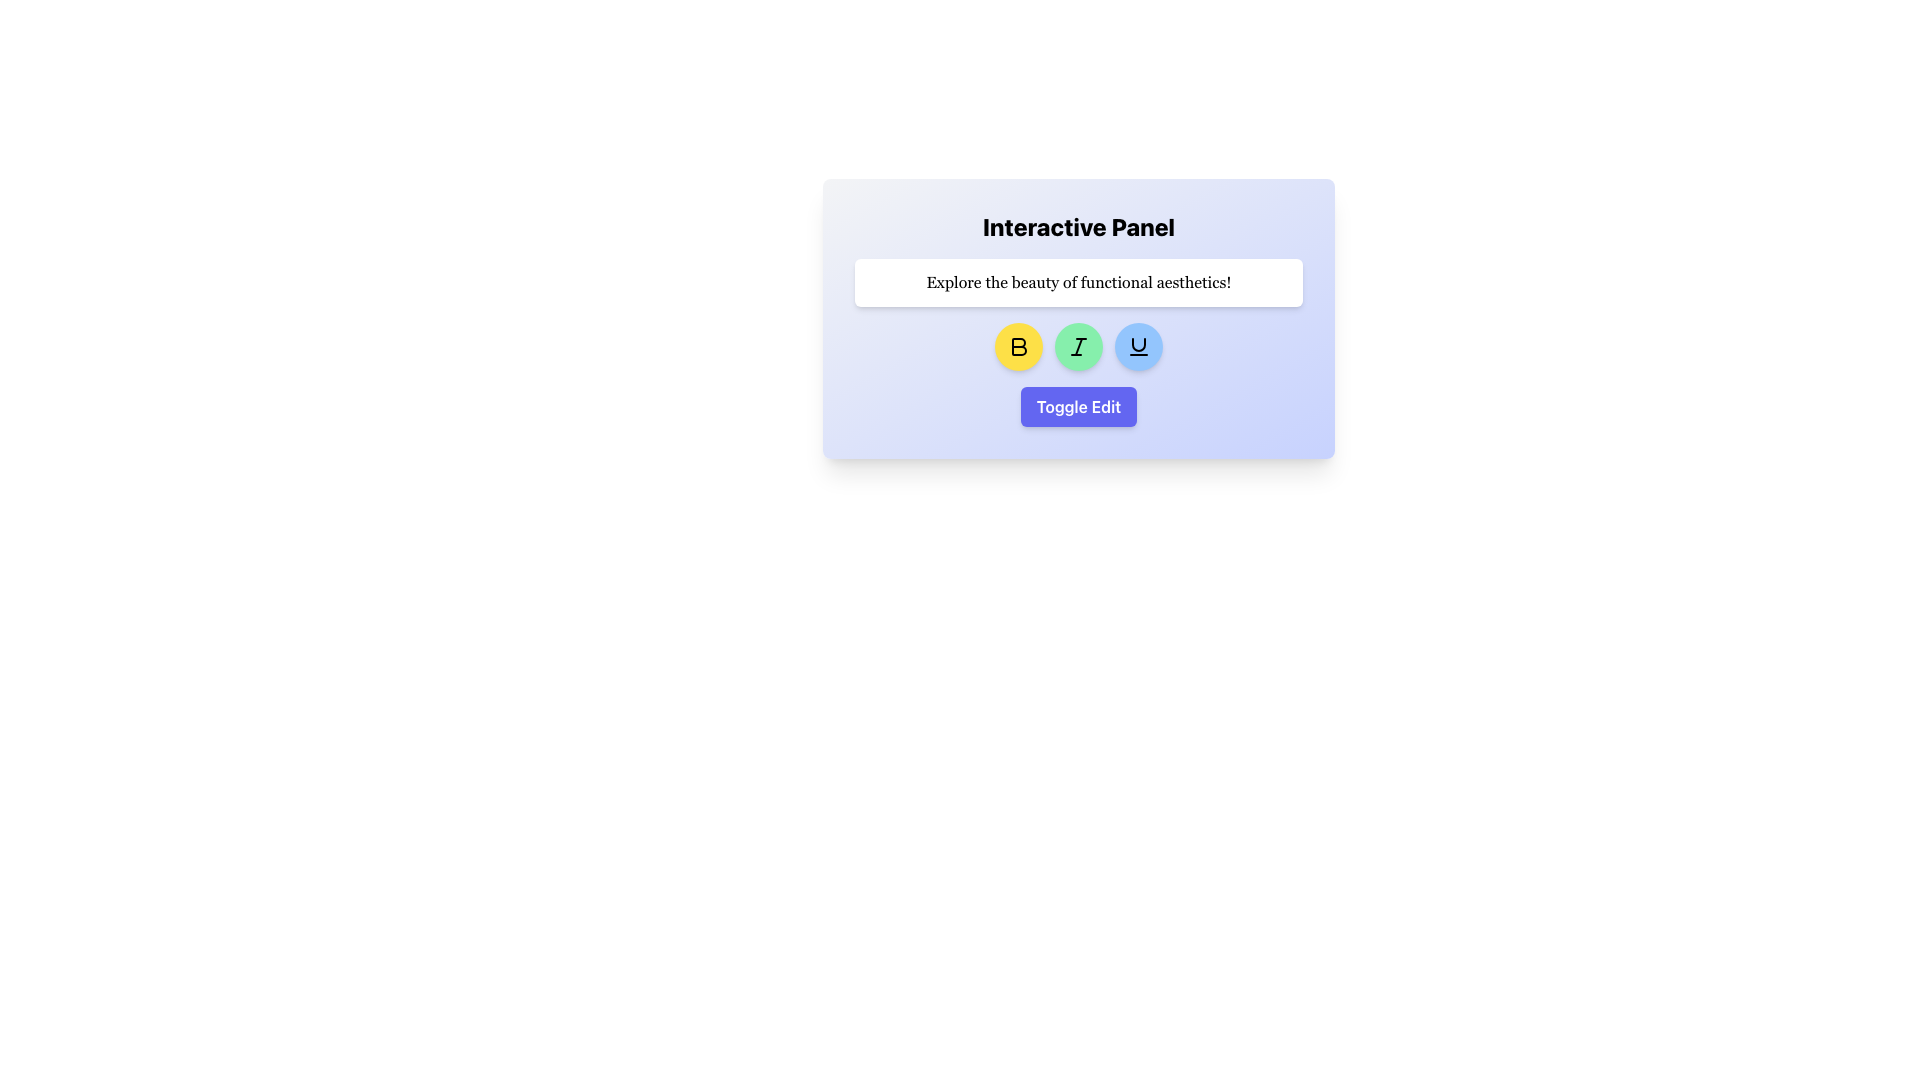 The image size is (1920, 1080). I want to click on the leftmost circular button with a bright yellow background and a bold 'B' icon to observe its hover effects, so click(1018, 346).